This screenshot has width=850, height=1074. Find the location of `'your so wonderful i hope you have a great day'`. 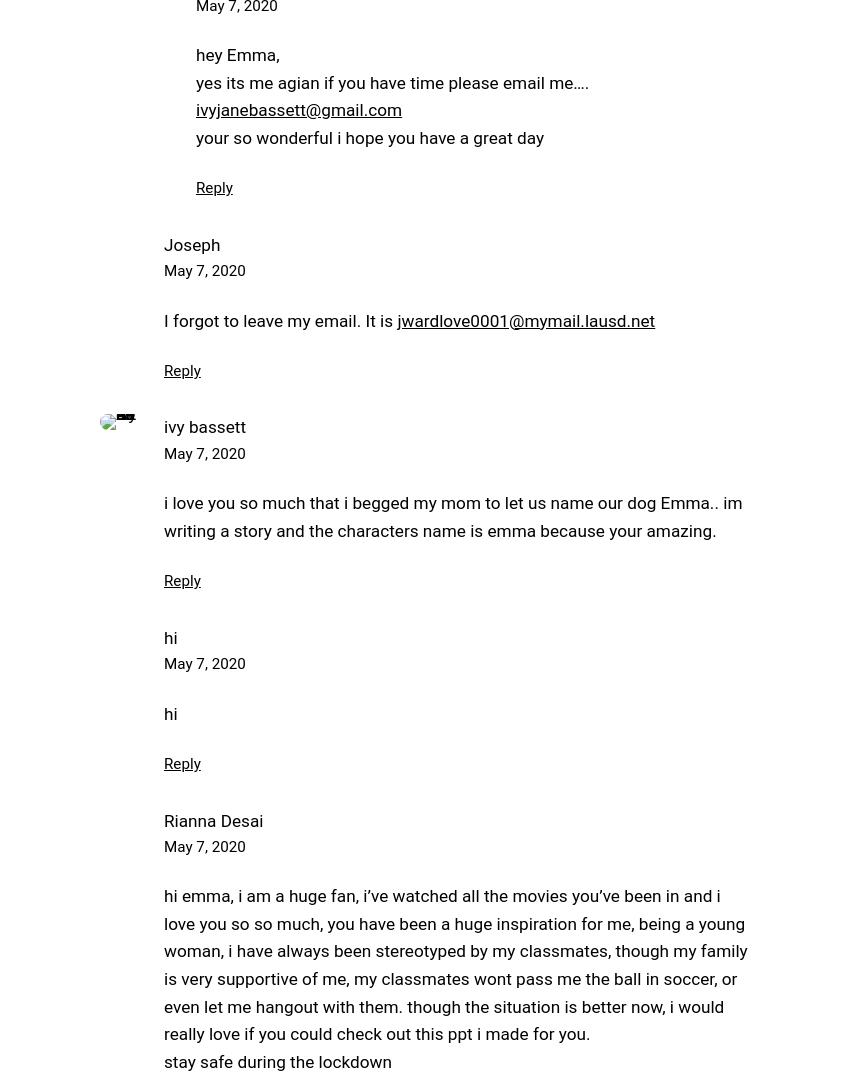

'your so wonderful i hope you have a great day' is located at coordinates (369, 136).